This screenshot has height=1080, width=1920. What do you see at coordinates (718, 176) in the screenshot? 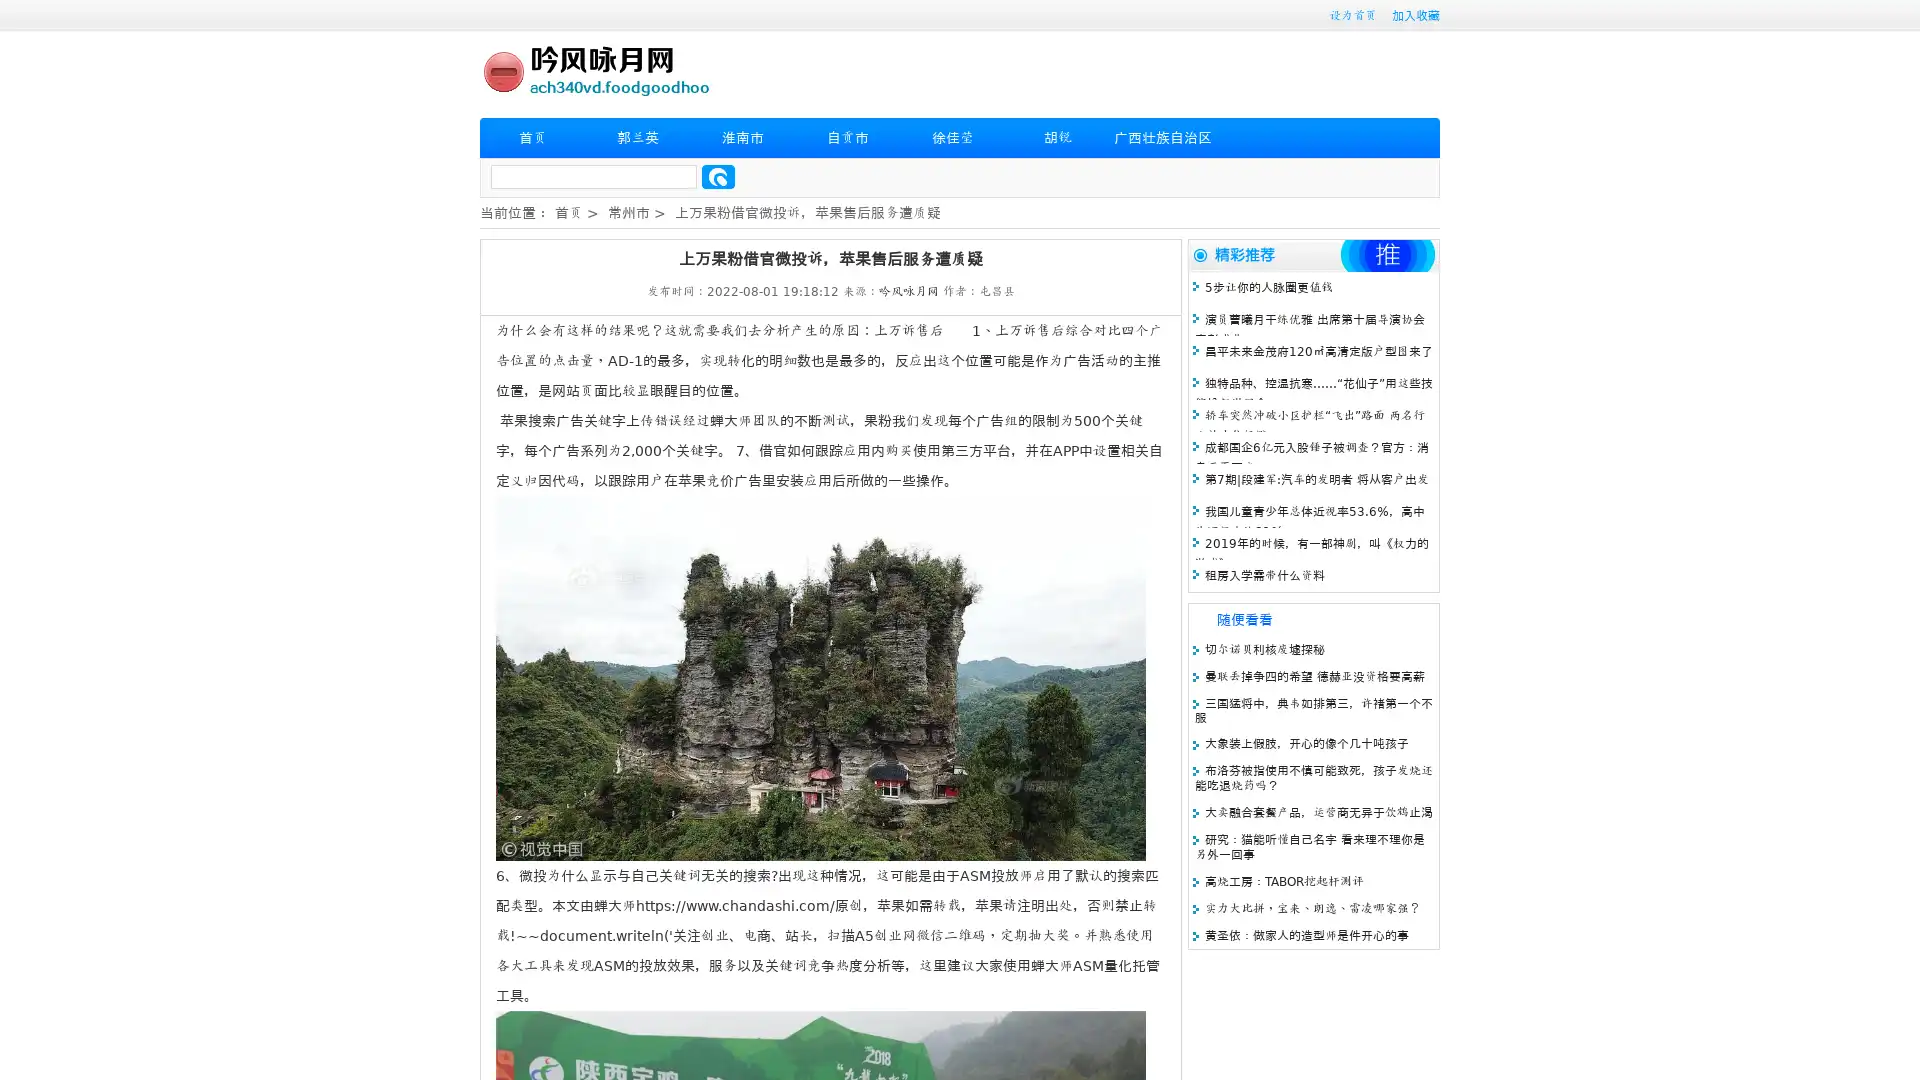
I see `Search` at bounding box center [718, 176].